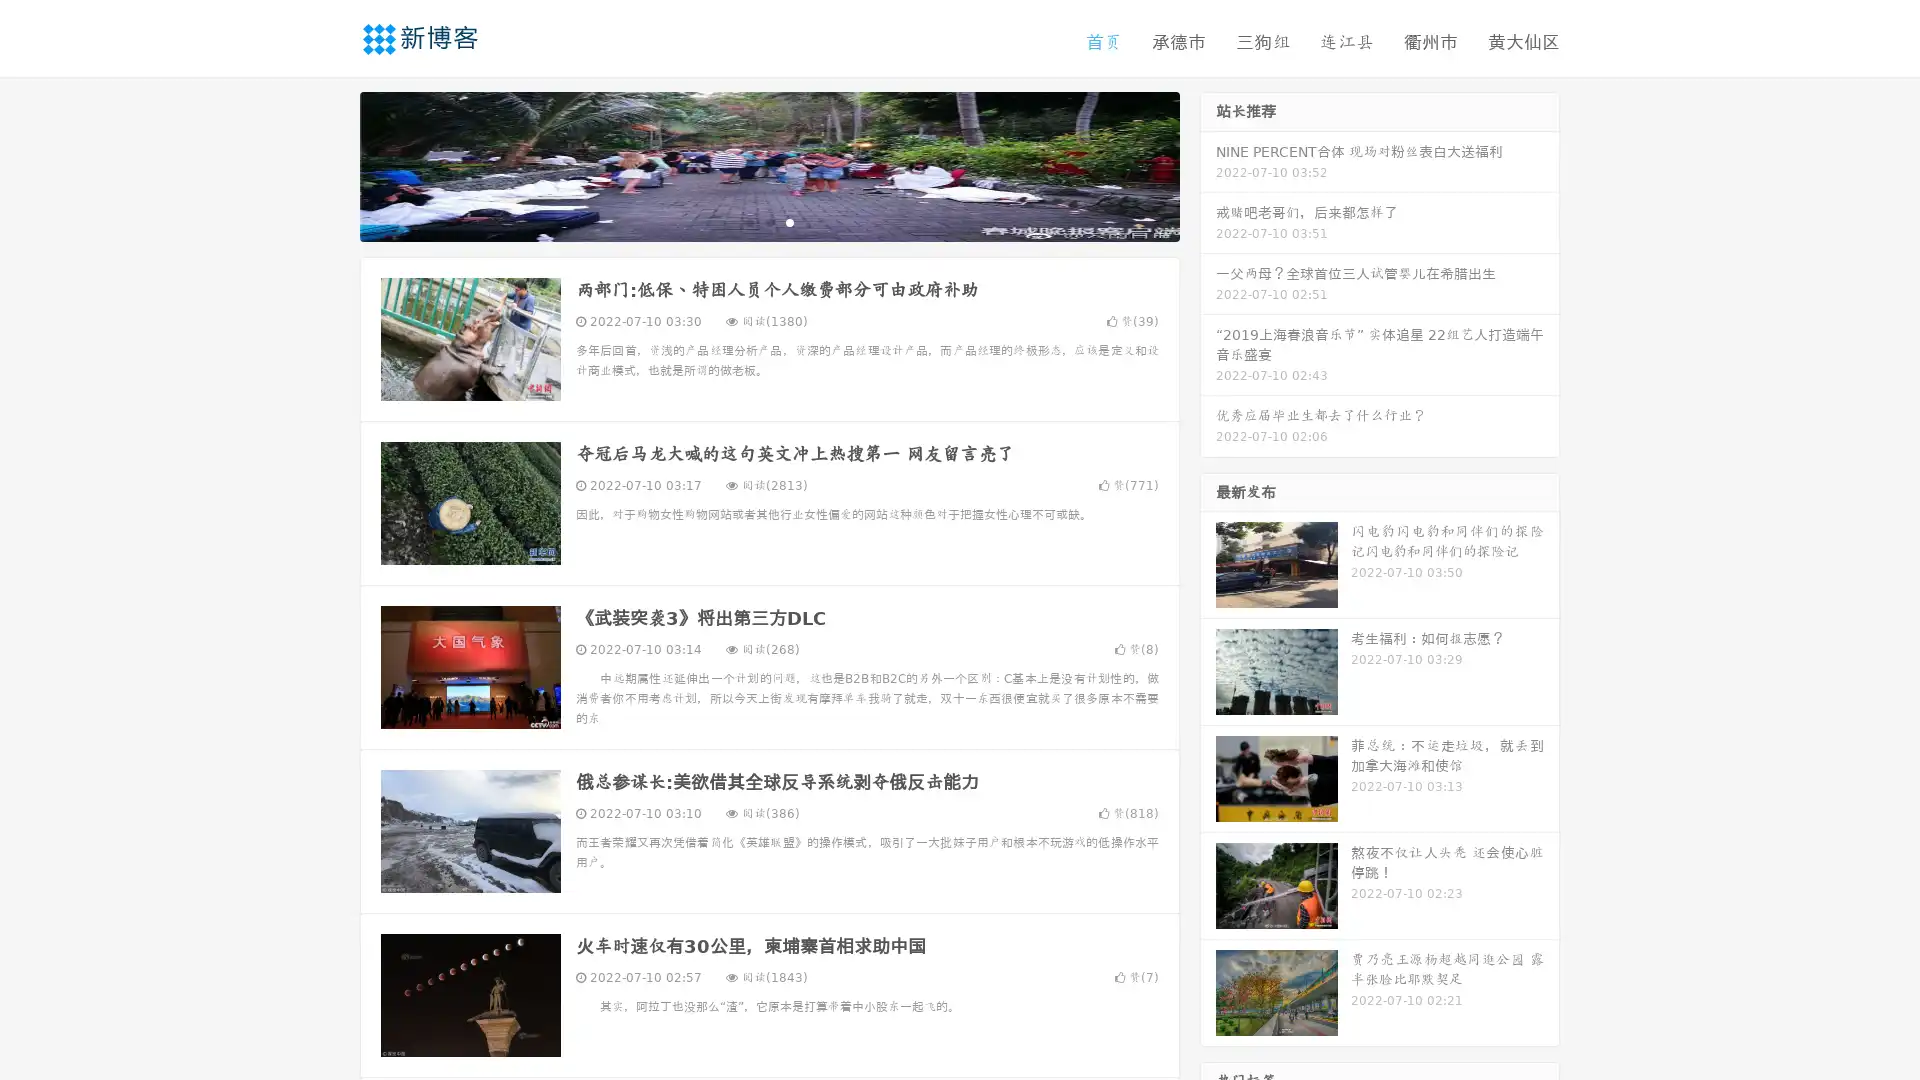 The height and width of the screenshot is (1080, 1920). I want to click on Go to slide 1, so click(748, 225).